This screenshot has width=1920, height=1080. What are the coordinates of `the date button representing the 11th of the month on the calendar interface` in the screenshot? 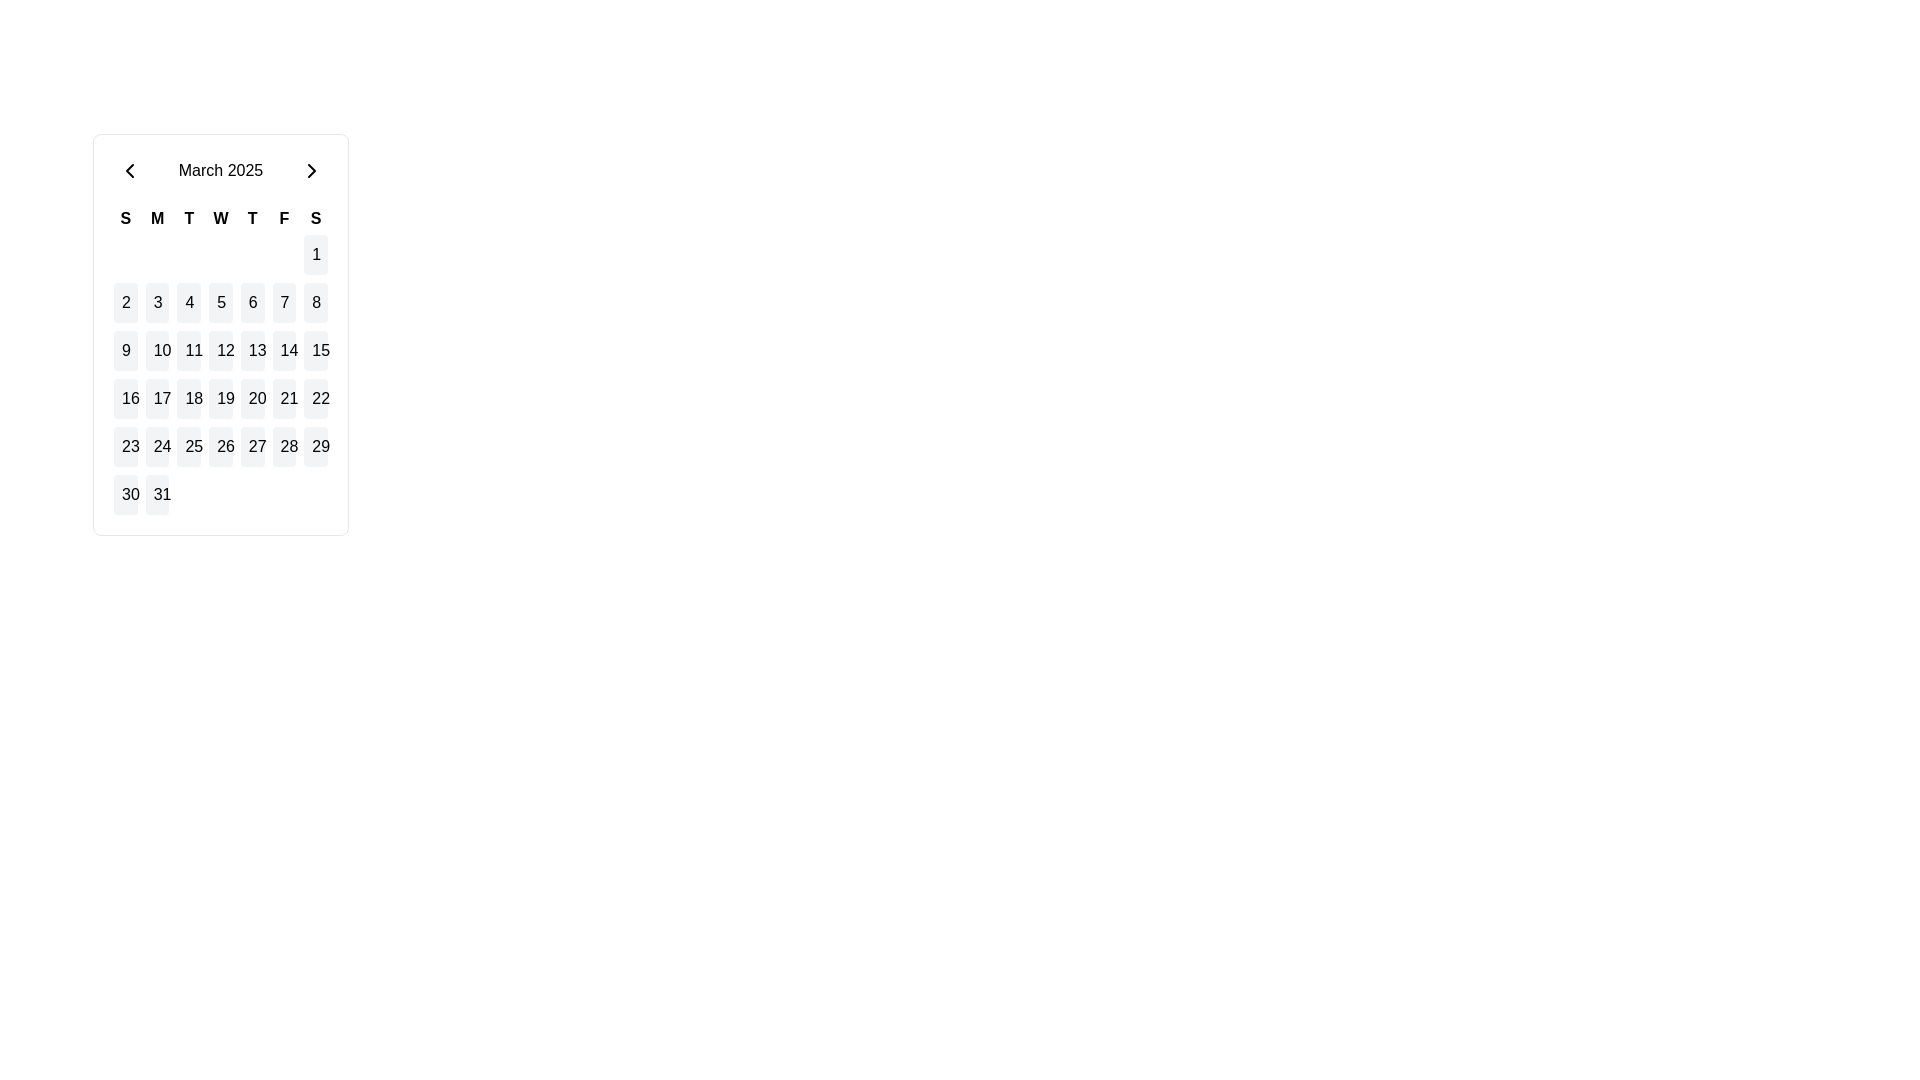 It's located at (189, 350).